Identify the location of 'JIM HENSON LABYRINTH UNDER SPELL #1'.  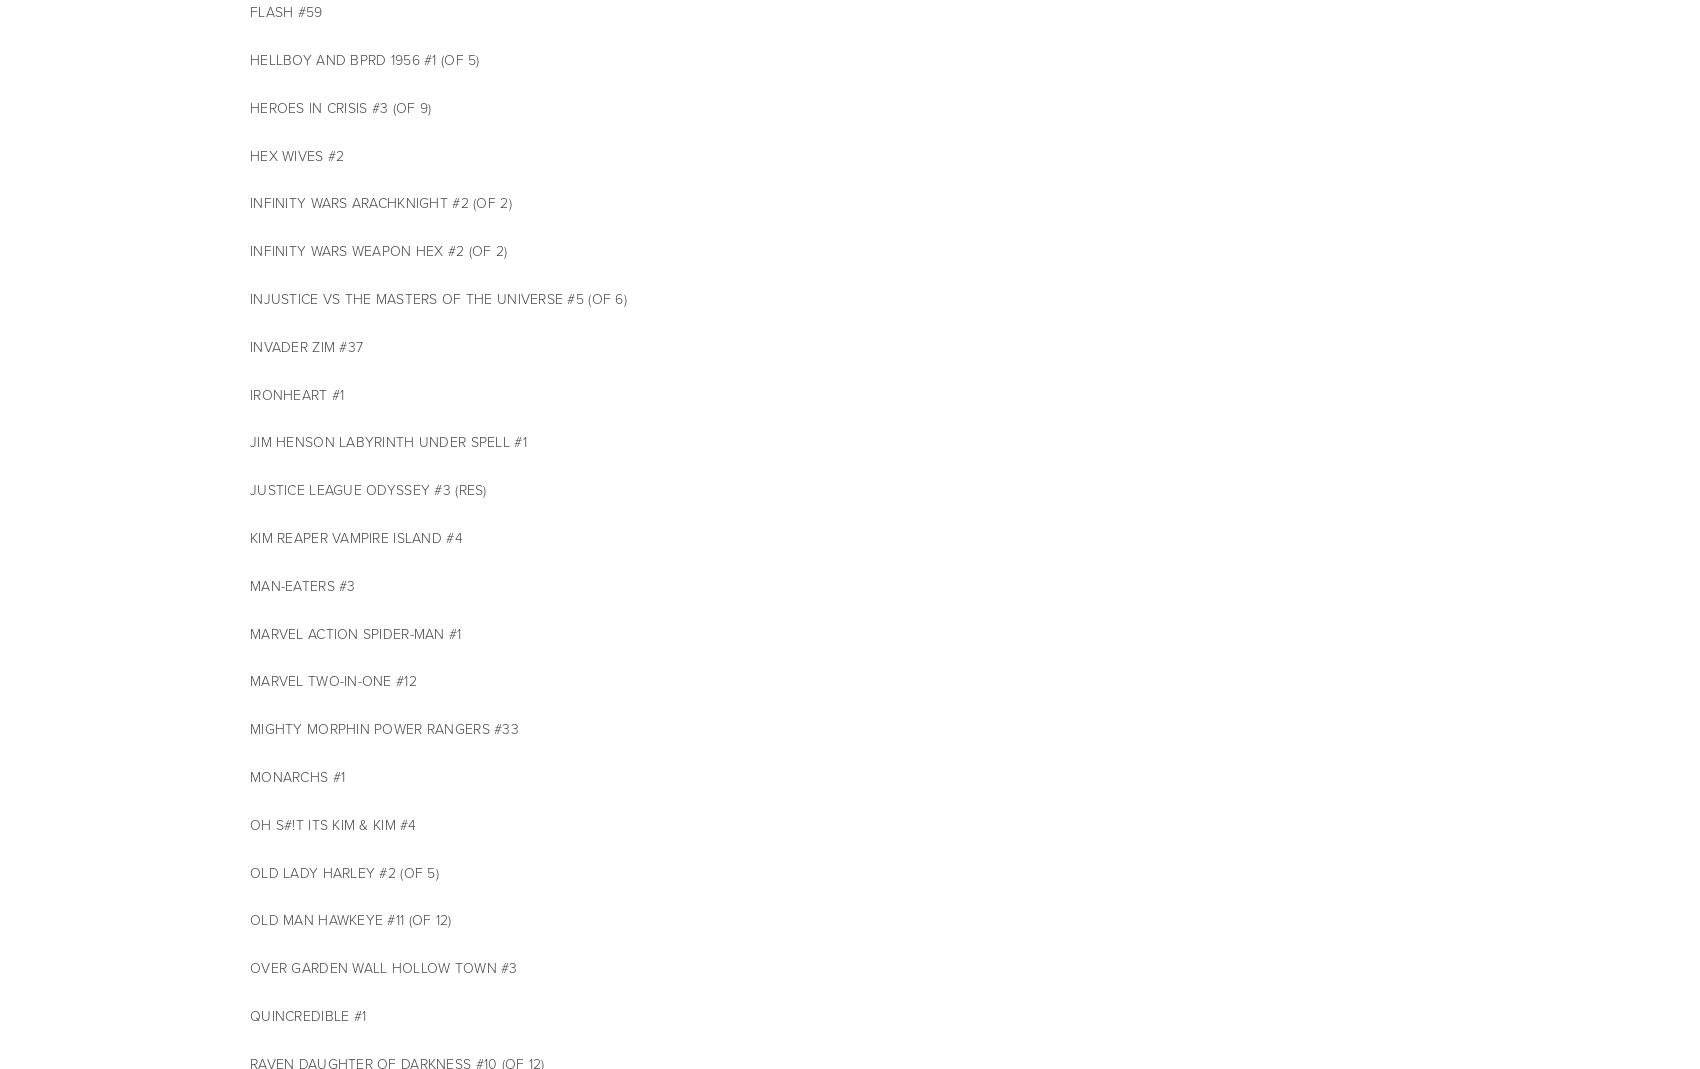
(386, 441).